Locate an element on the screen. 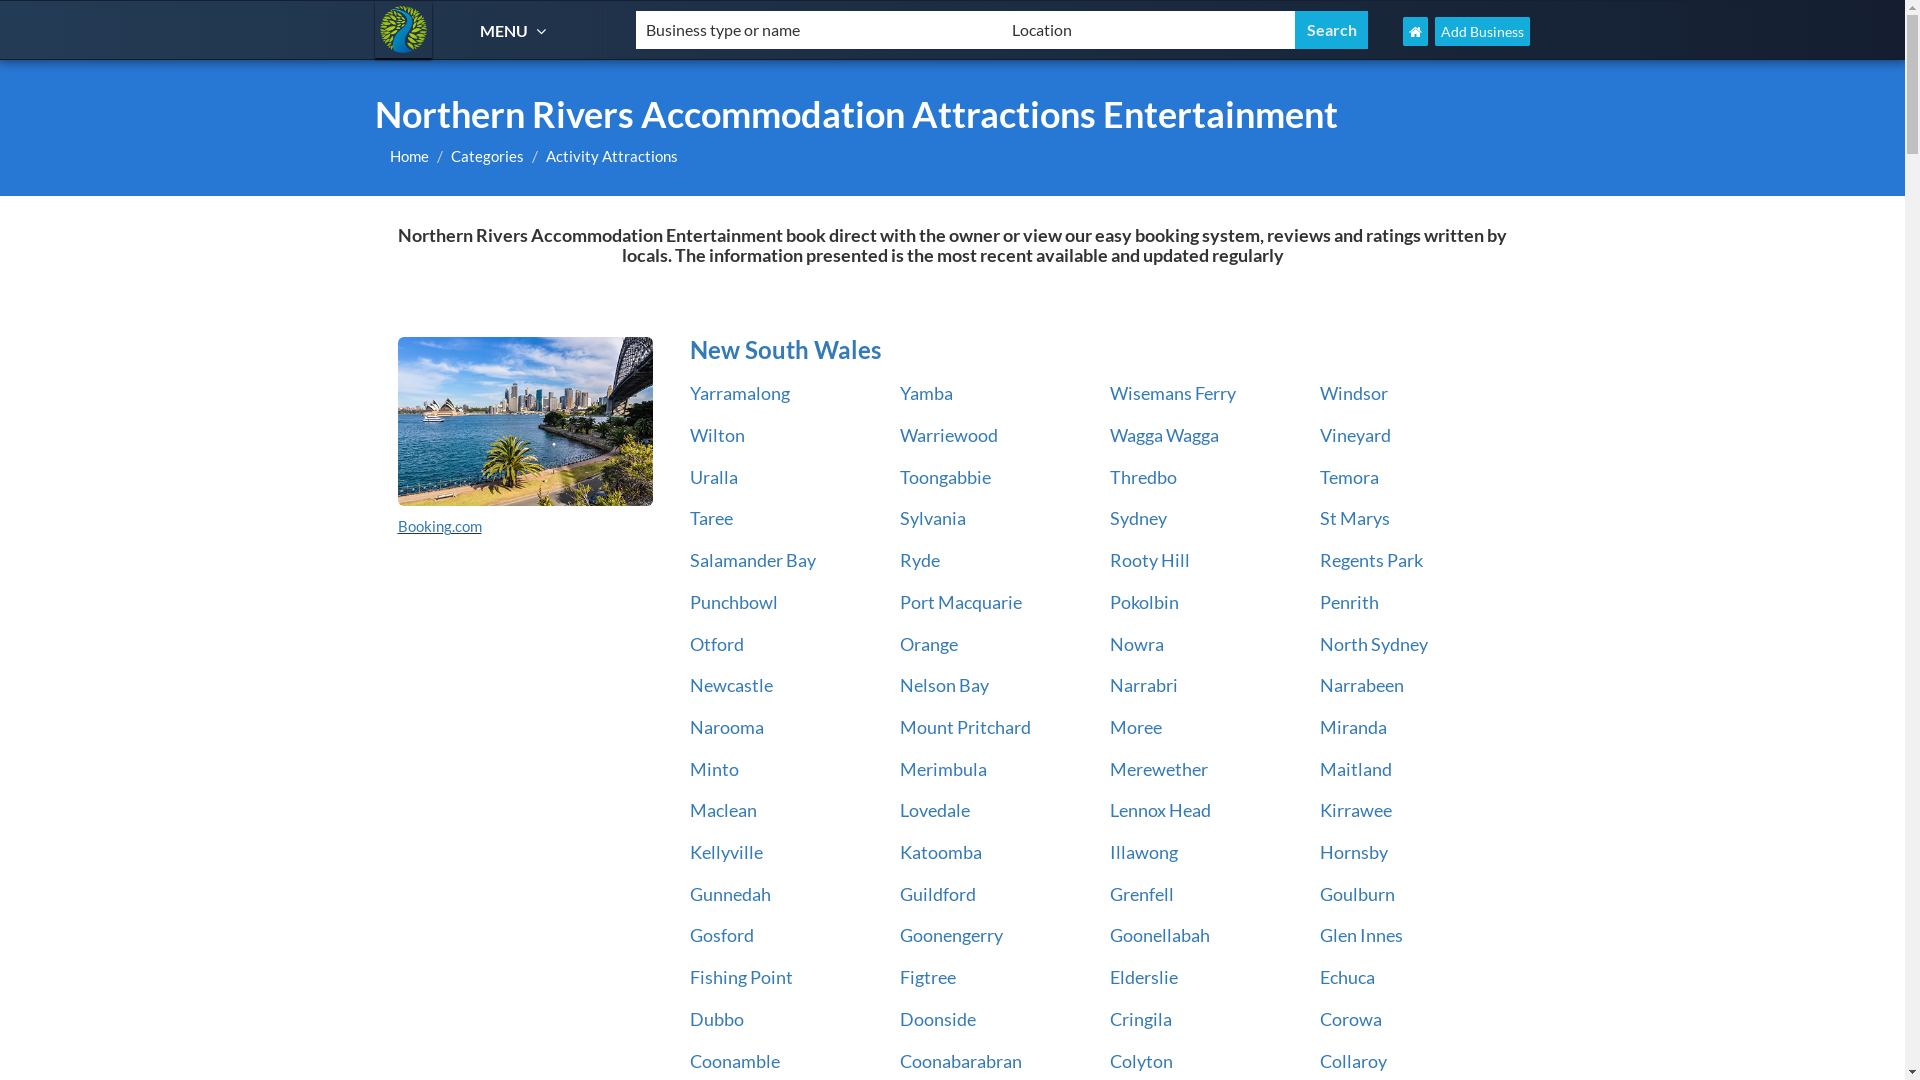  'Echuca' is located at coordinates (1347, 975).